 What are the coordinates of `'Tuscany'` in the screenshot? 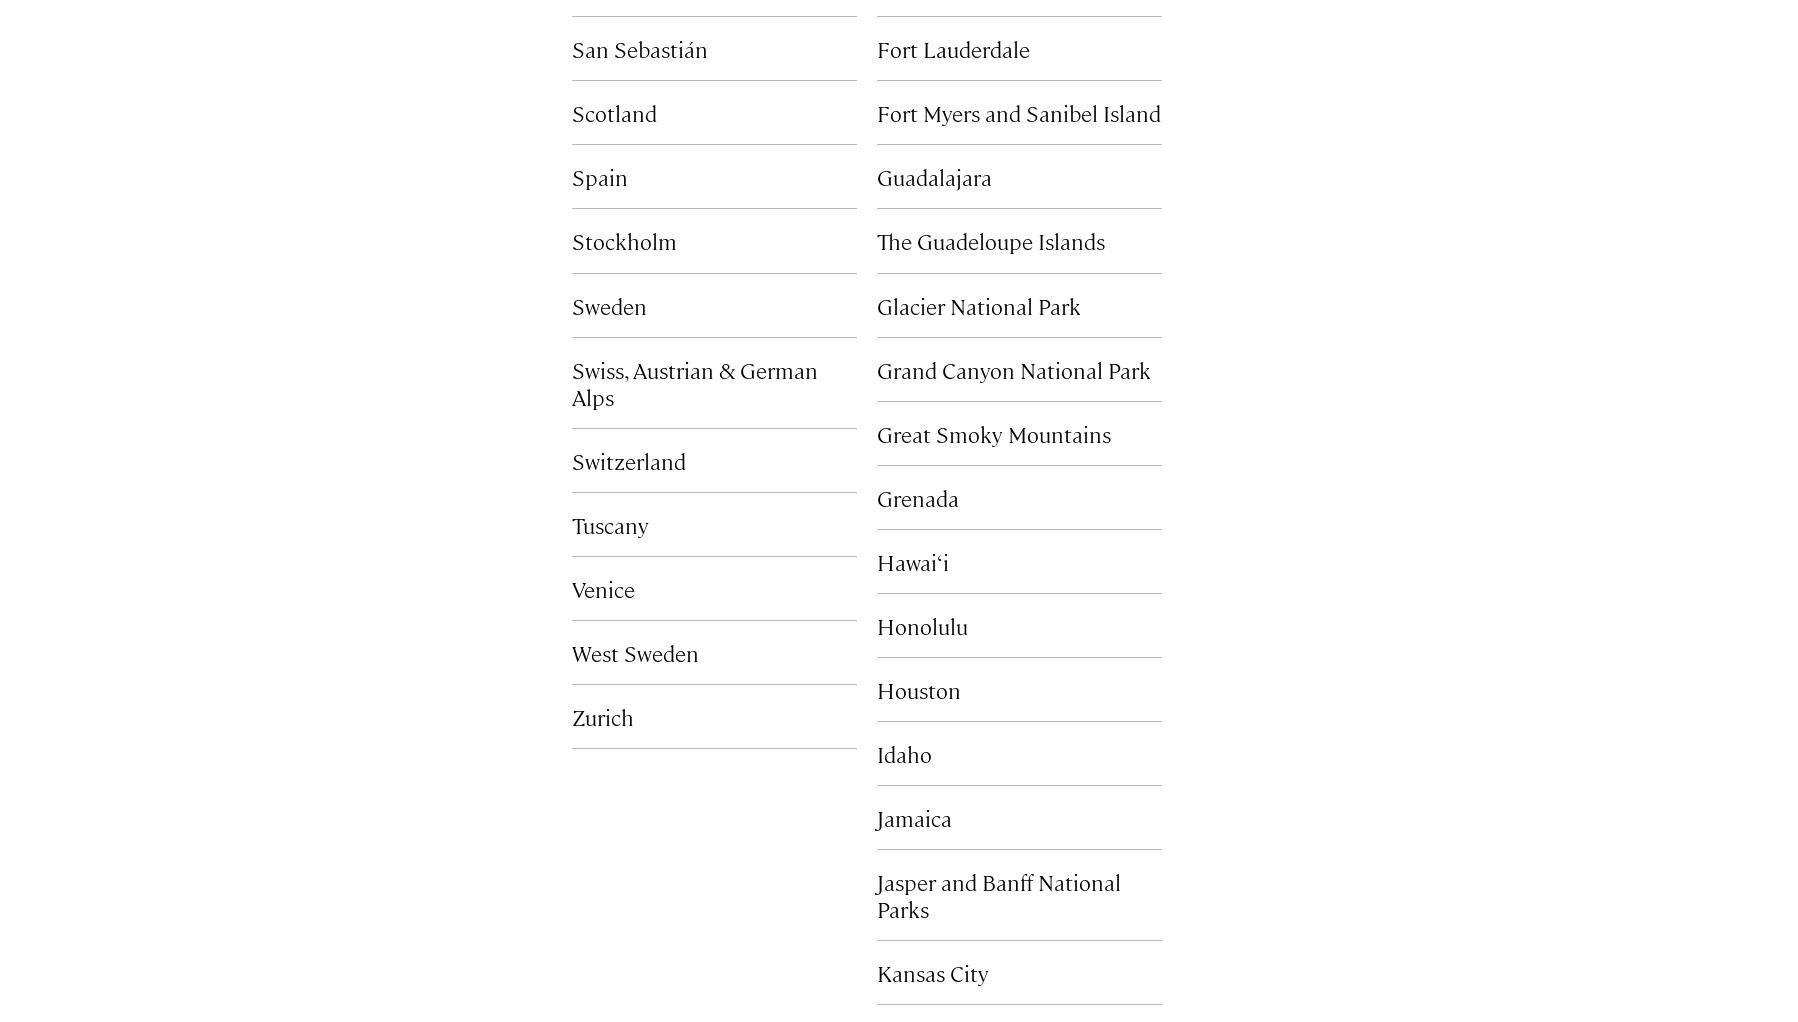 It's located at (609, 522).